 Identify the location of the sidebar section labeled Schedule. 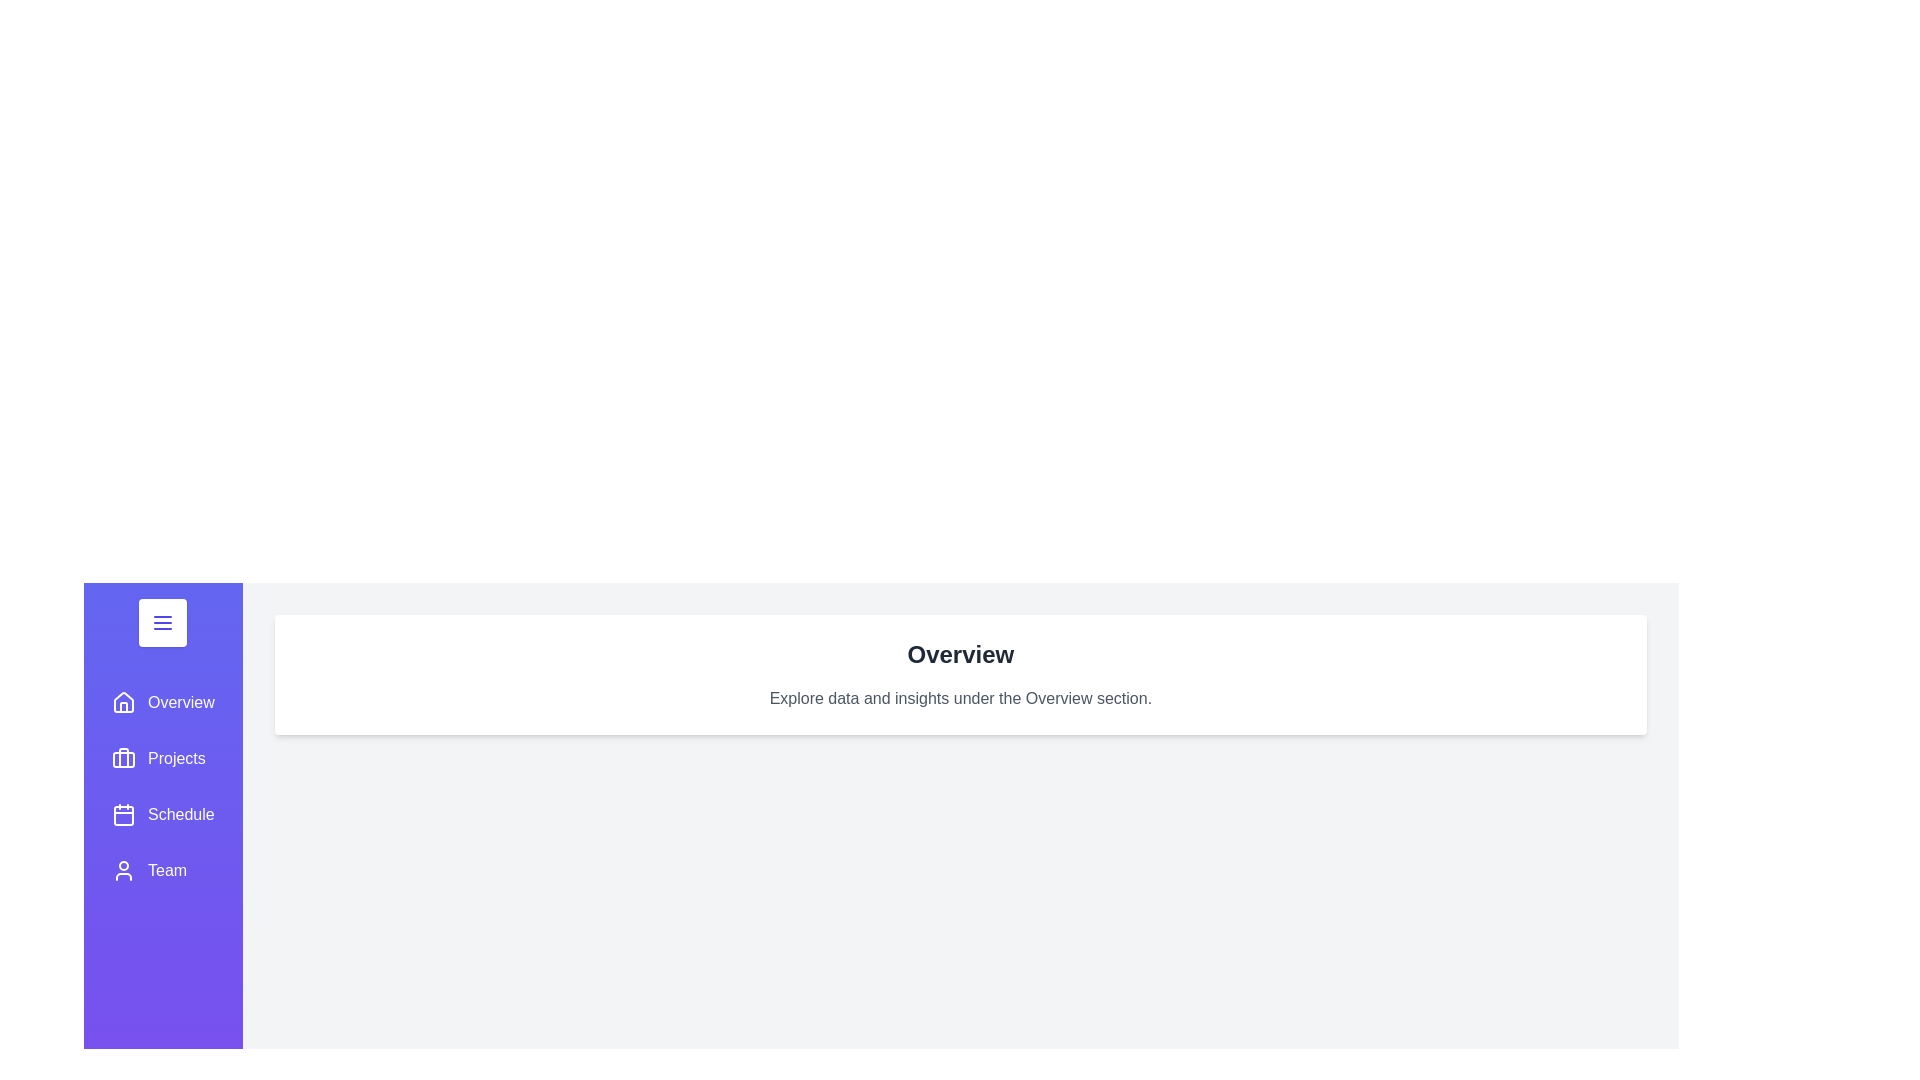
(163, 814).